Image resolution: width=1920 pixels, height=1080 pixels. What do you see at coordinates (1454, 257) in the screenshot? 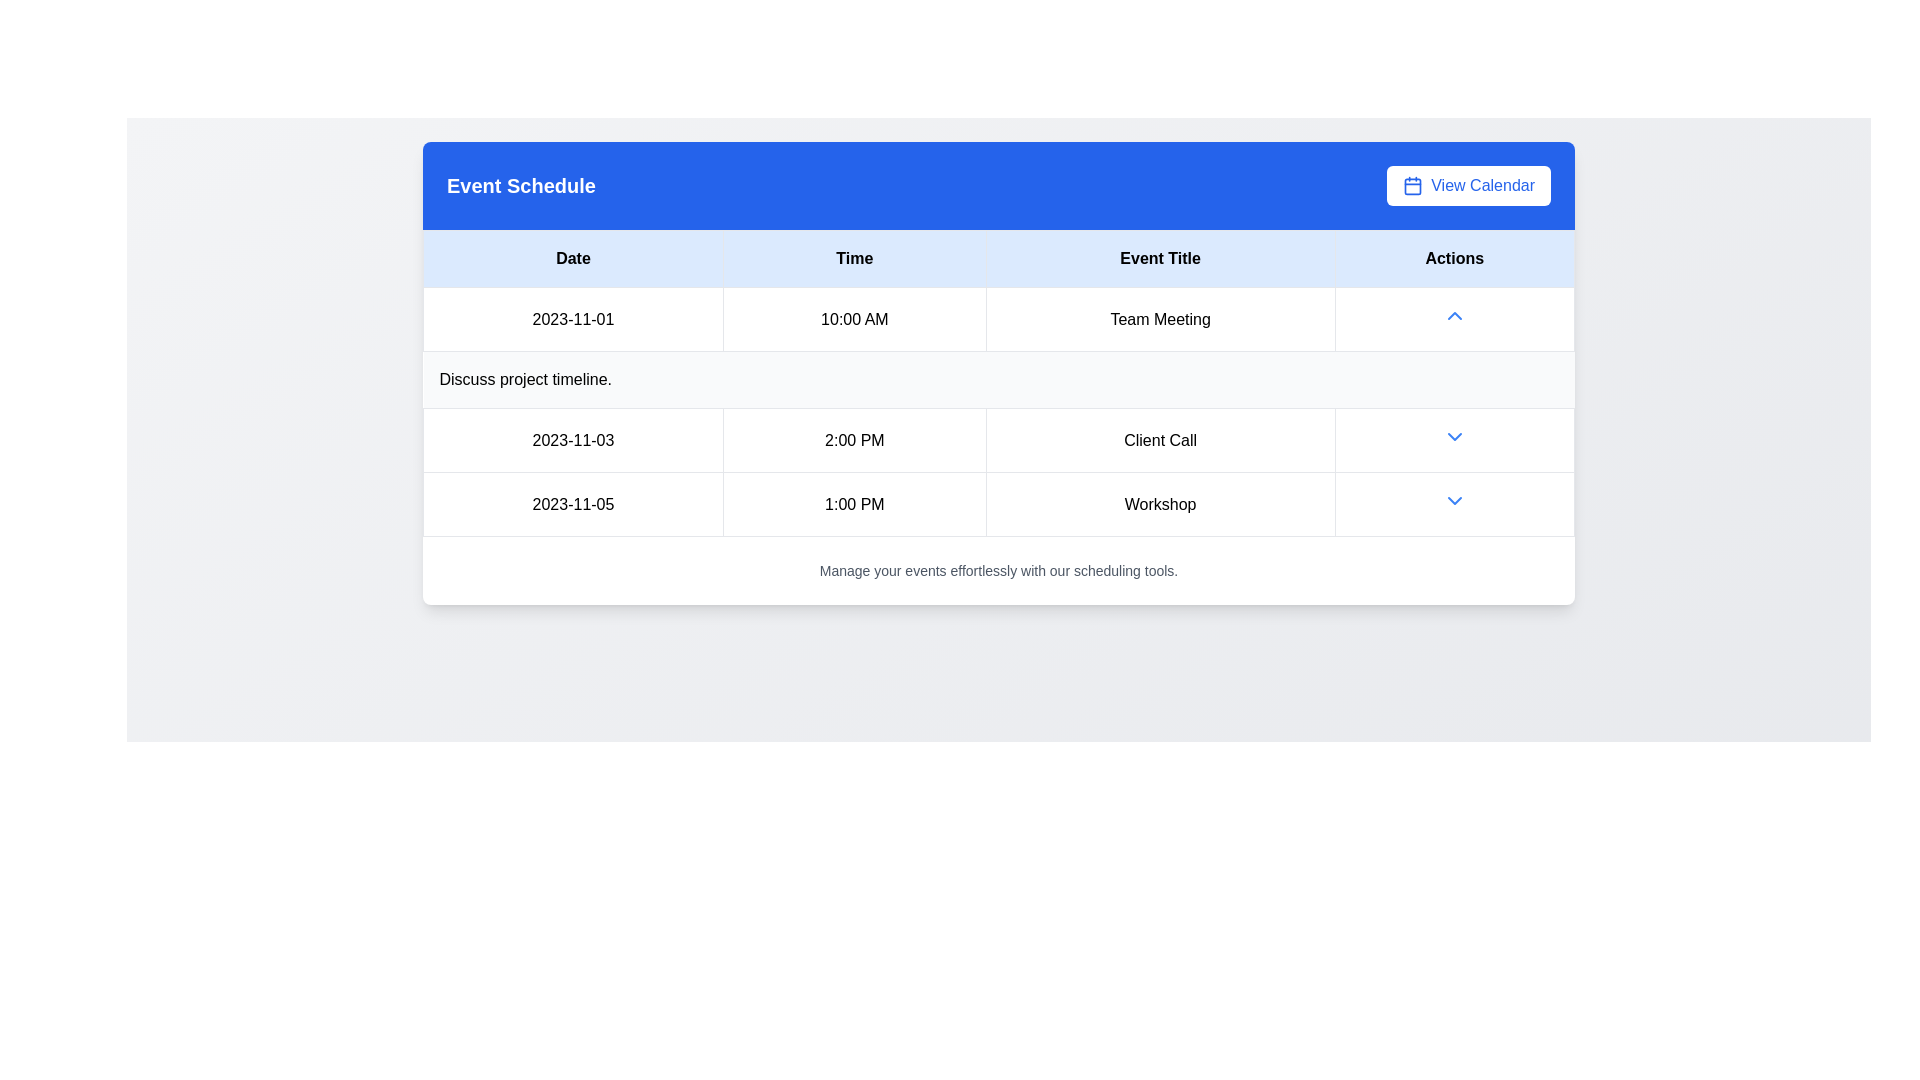
I see `the 'Actions' table header cell, which is the fourth cell in the header row with bold black text on a light blue background` at bounding box center [1454, 257].